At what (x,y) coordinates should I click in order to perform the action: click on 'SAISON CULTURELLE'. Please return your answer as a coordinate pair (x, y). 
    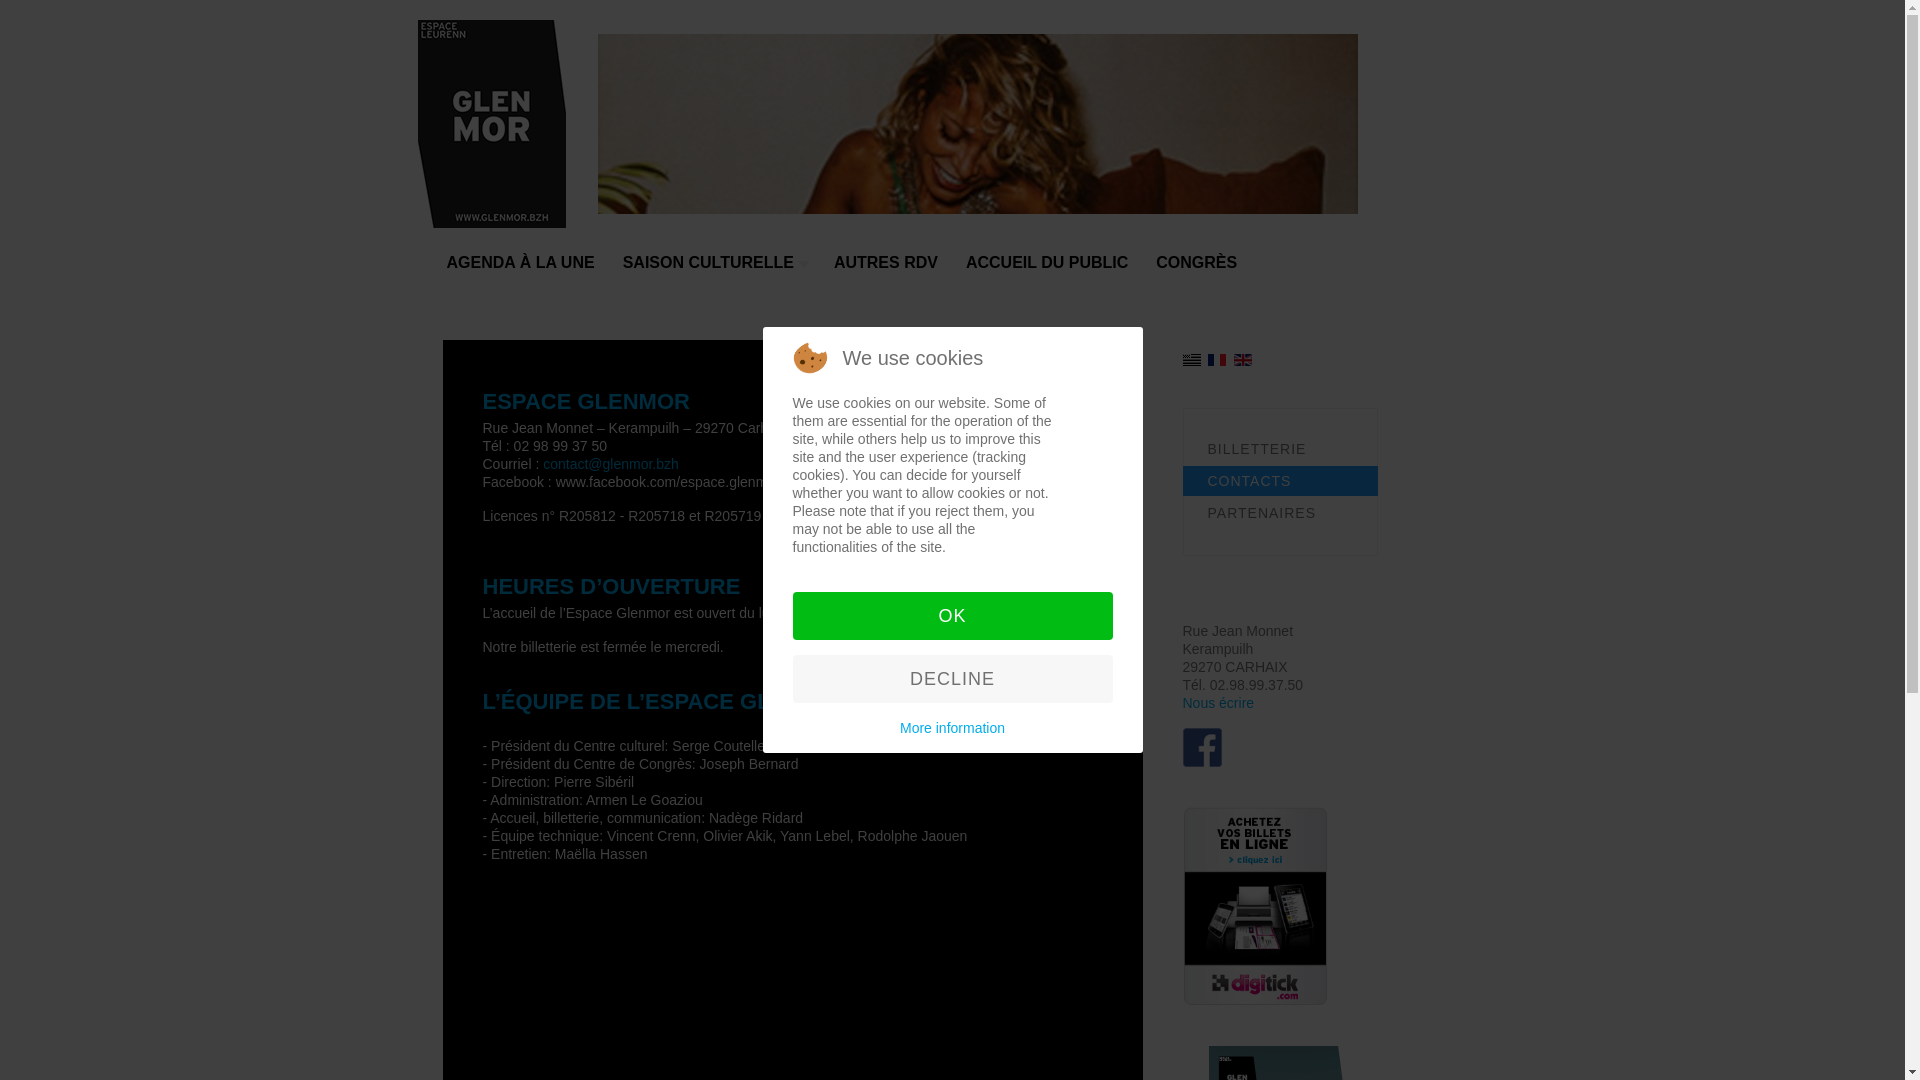
    Looking at the image, I should click on (714, 270).